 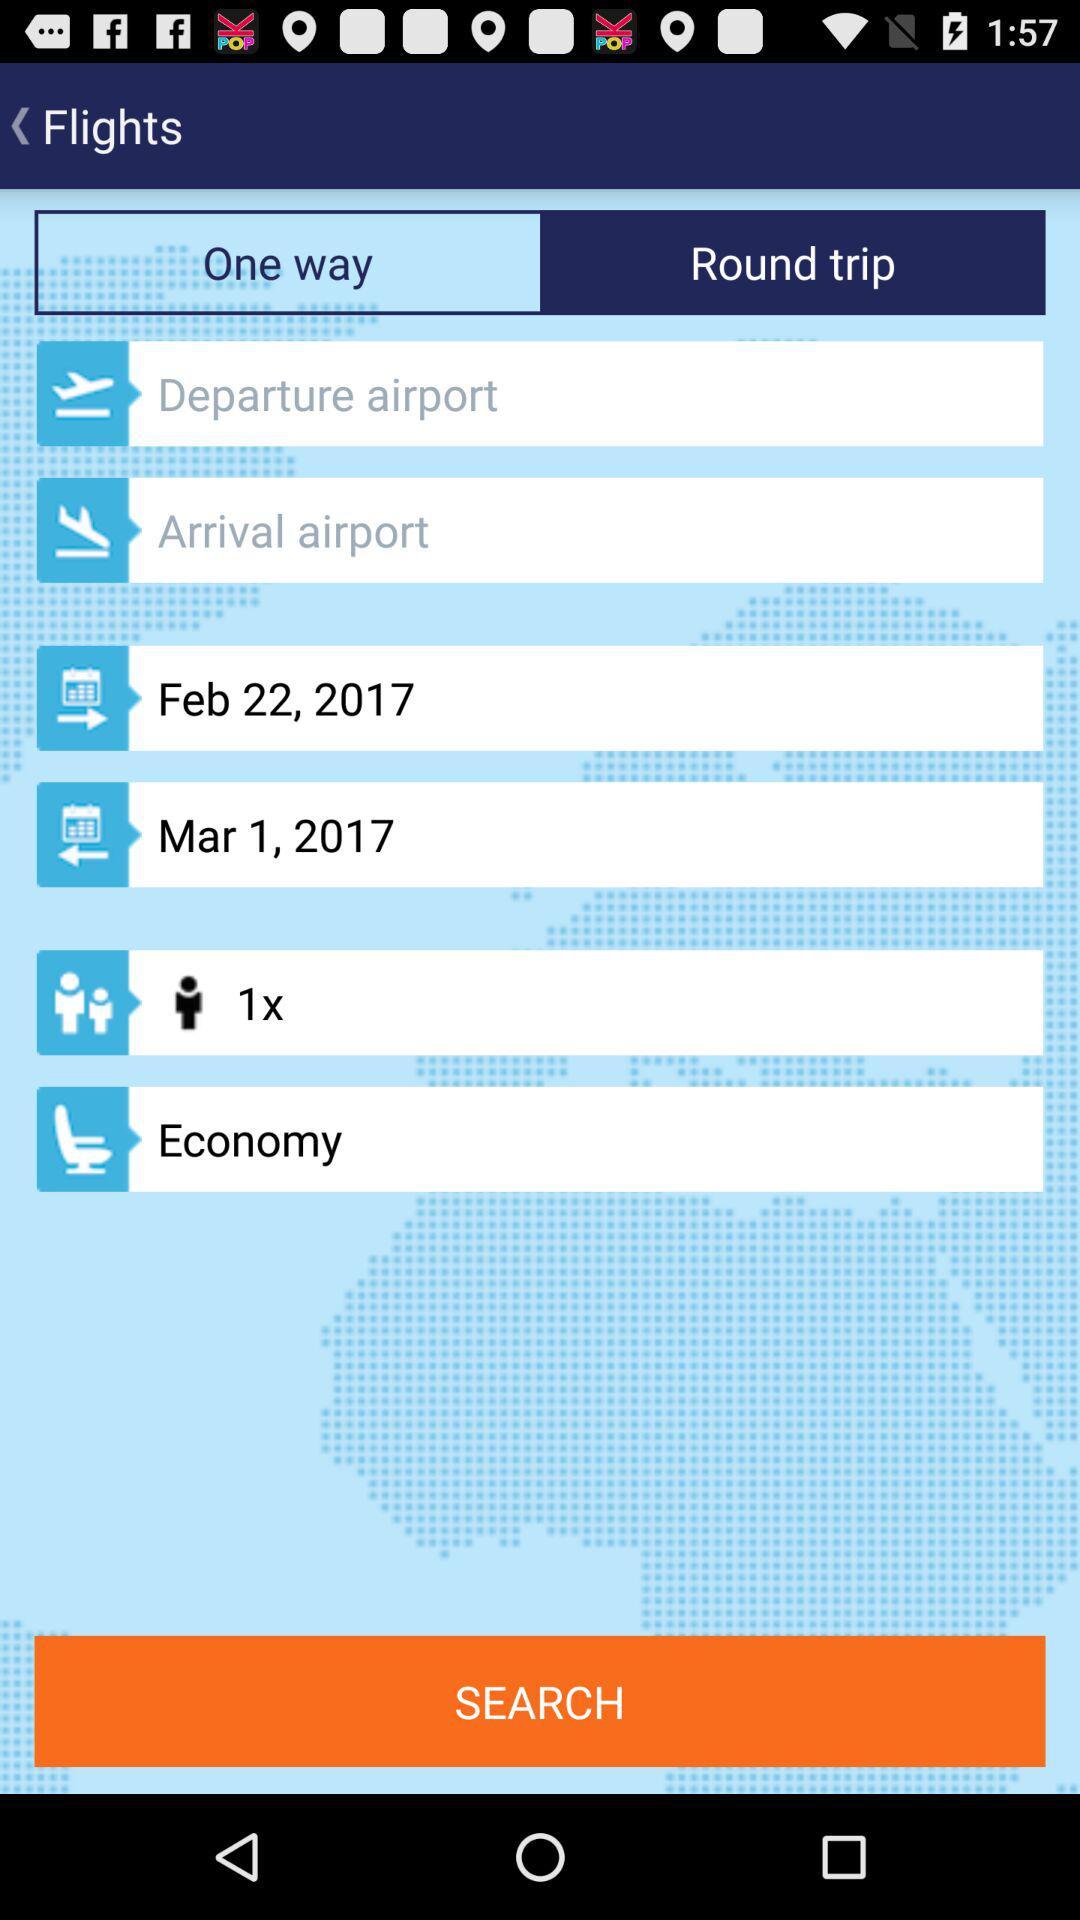 I want to click on the icon which is on the fourth row, so click(x=88, y=1002).